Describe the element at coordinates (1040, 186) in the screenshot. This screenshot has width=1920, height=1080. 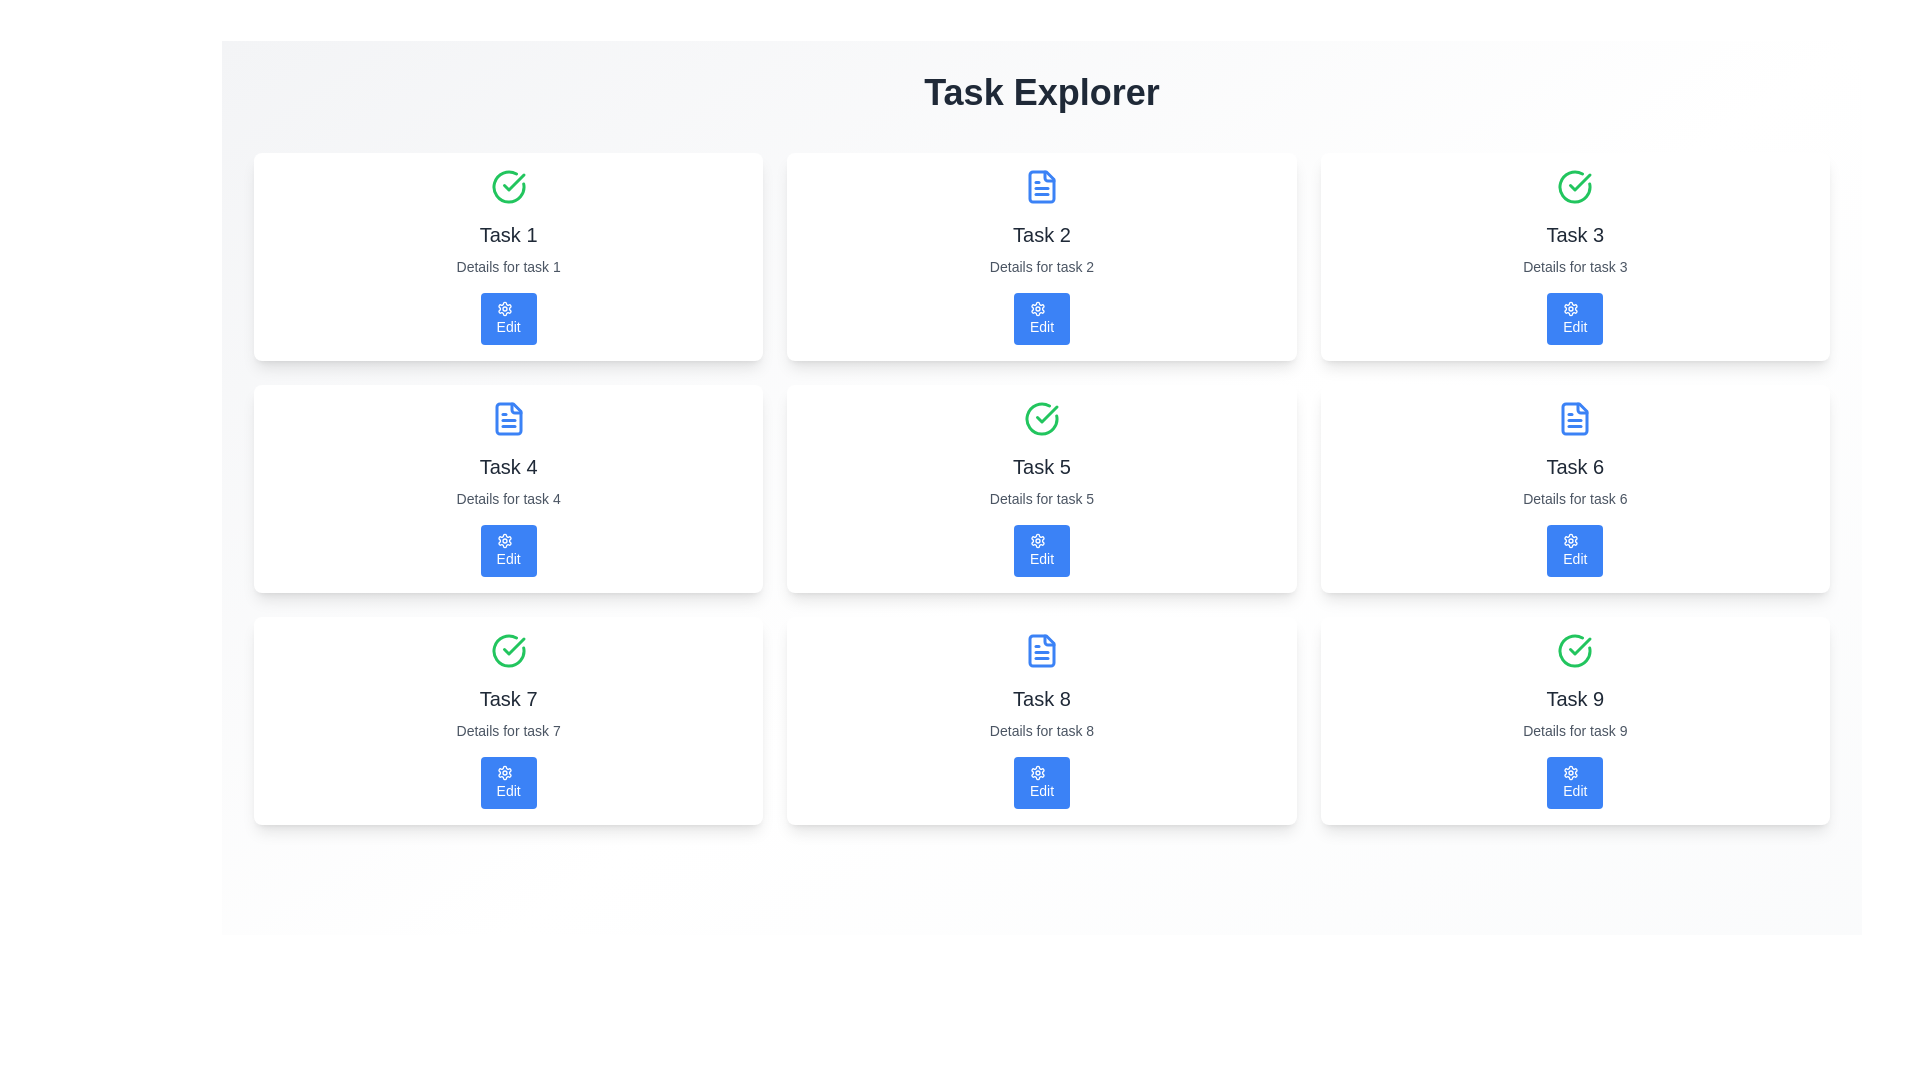
I see `the blue document SVG icon associated with 'Task 2' in the second card of the top row` at that location.